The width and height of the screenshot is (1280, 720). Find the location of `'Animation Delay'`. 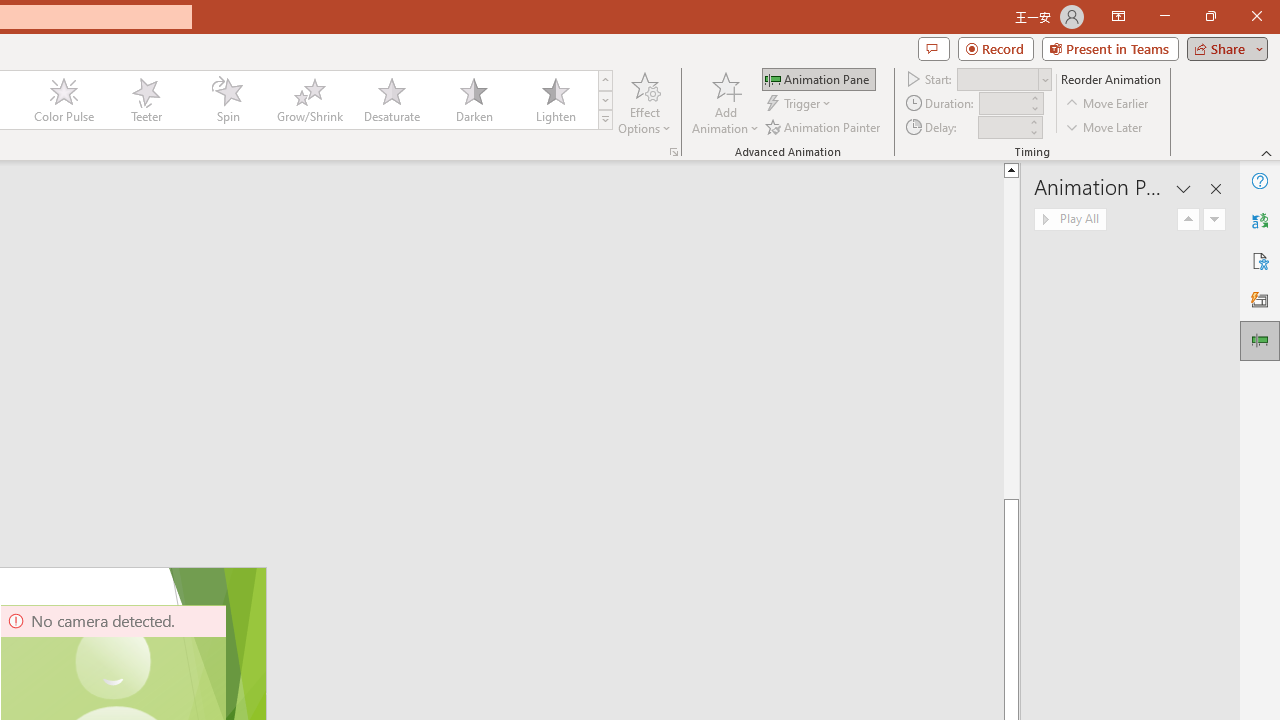

'Animation Delay' is located at coordinates (1002, 127).